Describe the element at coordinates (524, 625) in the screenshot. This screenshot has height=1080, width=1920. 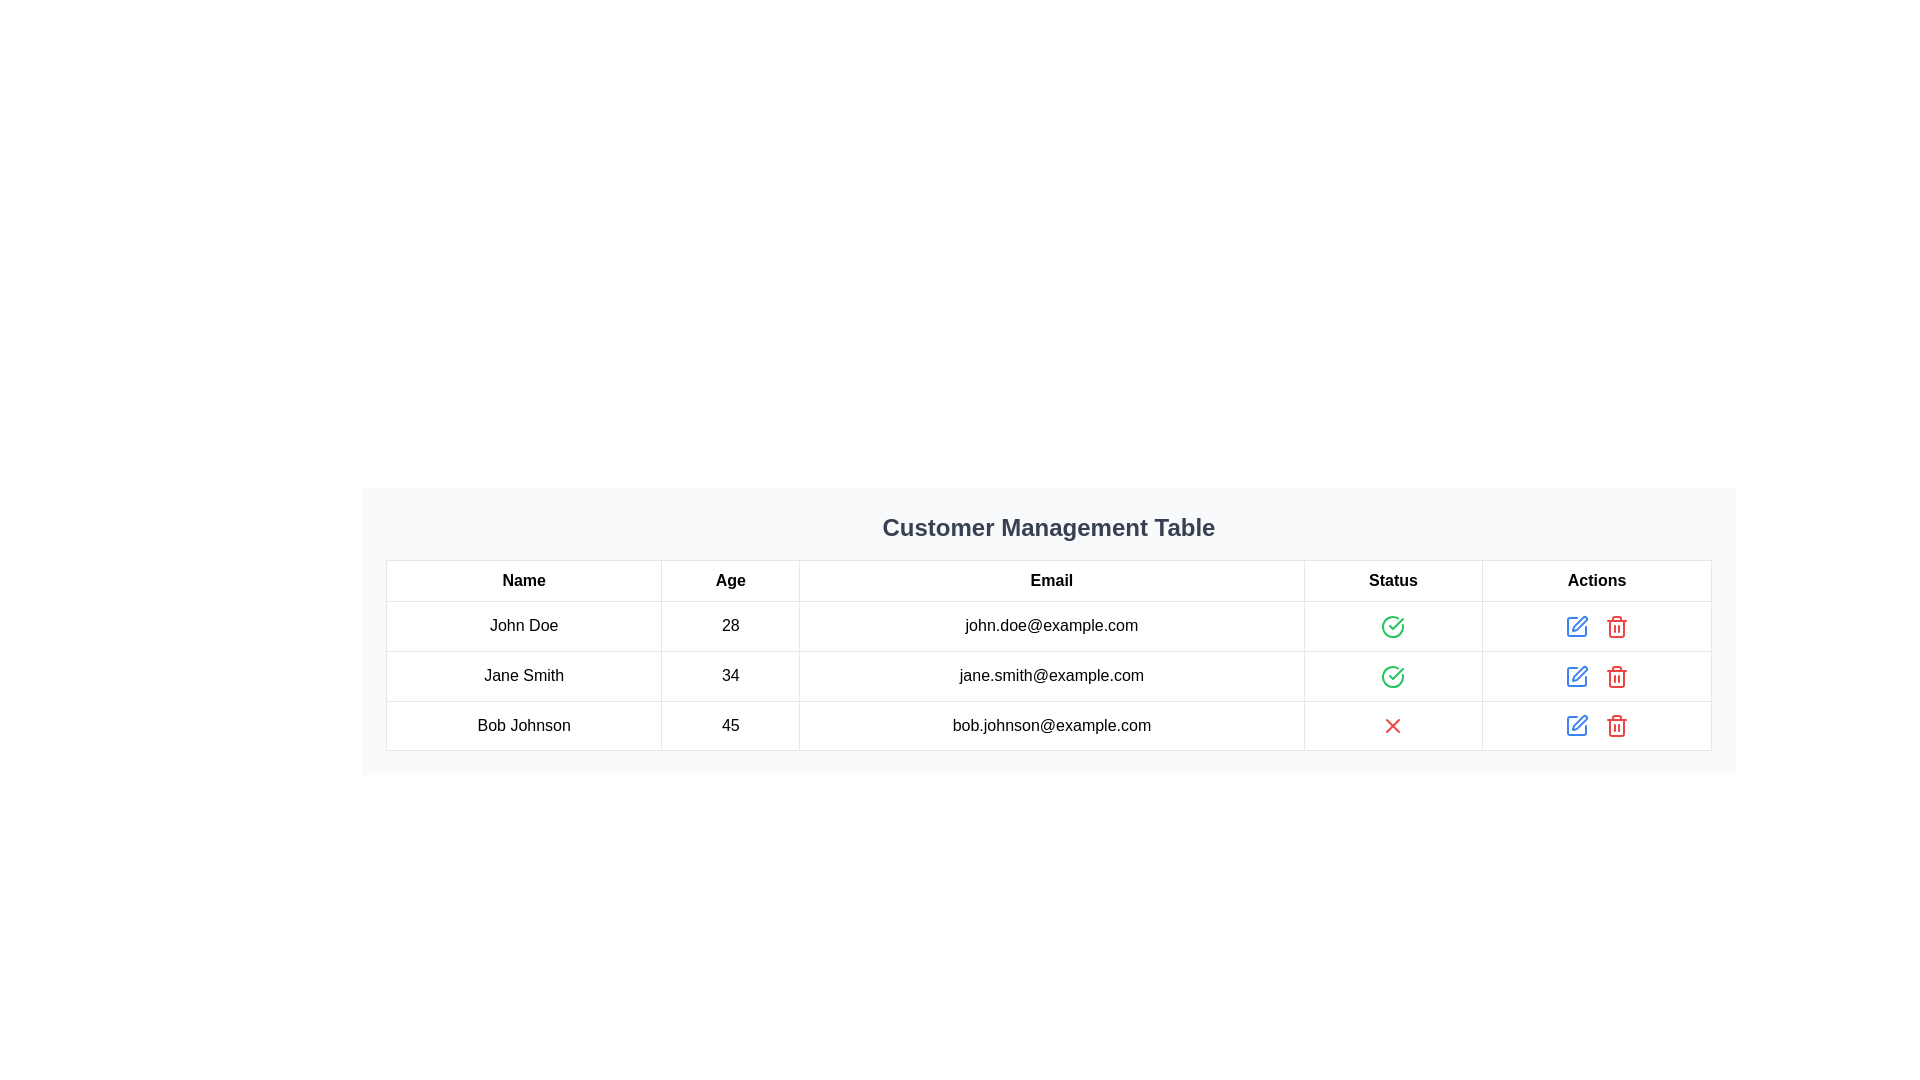
I see `the text element displaying 'John Doe' in the first column of the first data row in the customer management table` at that location.